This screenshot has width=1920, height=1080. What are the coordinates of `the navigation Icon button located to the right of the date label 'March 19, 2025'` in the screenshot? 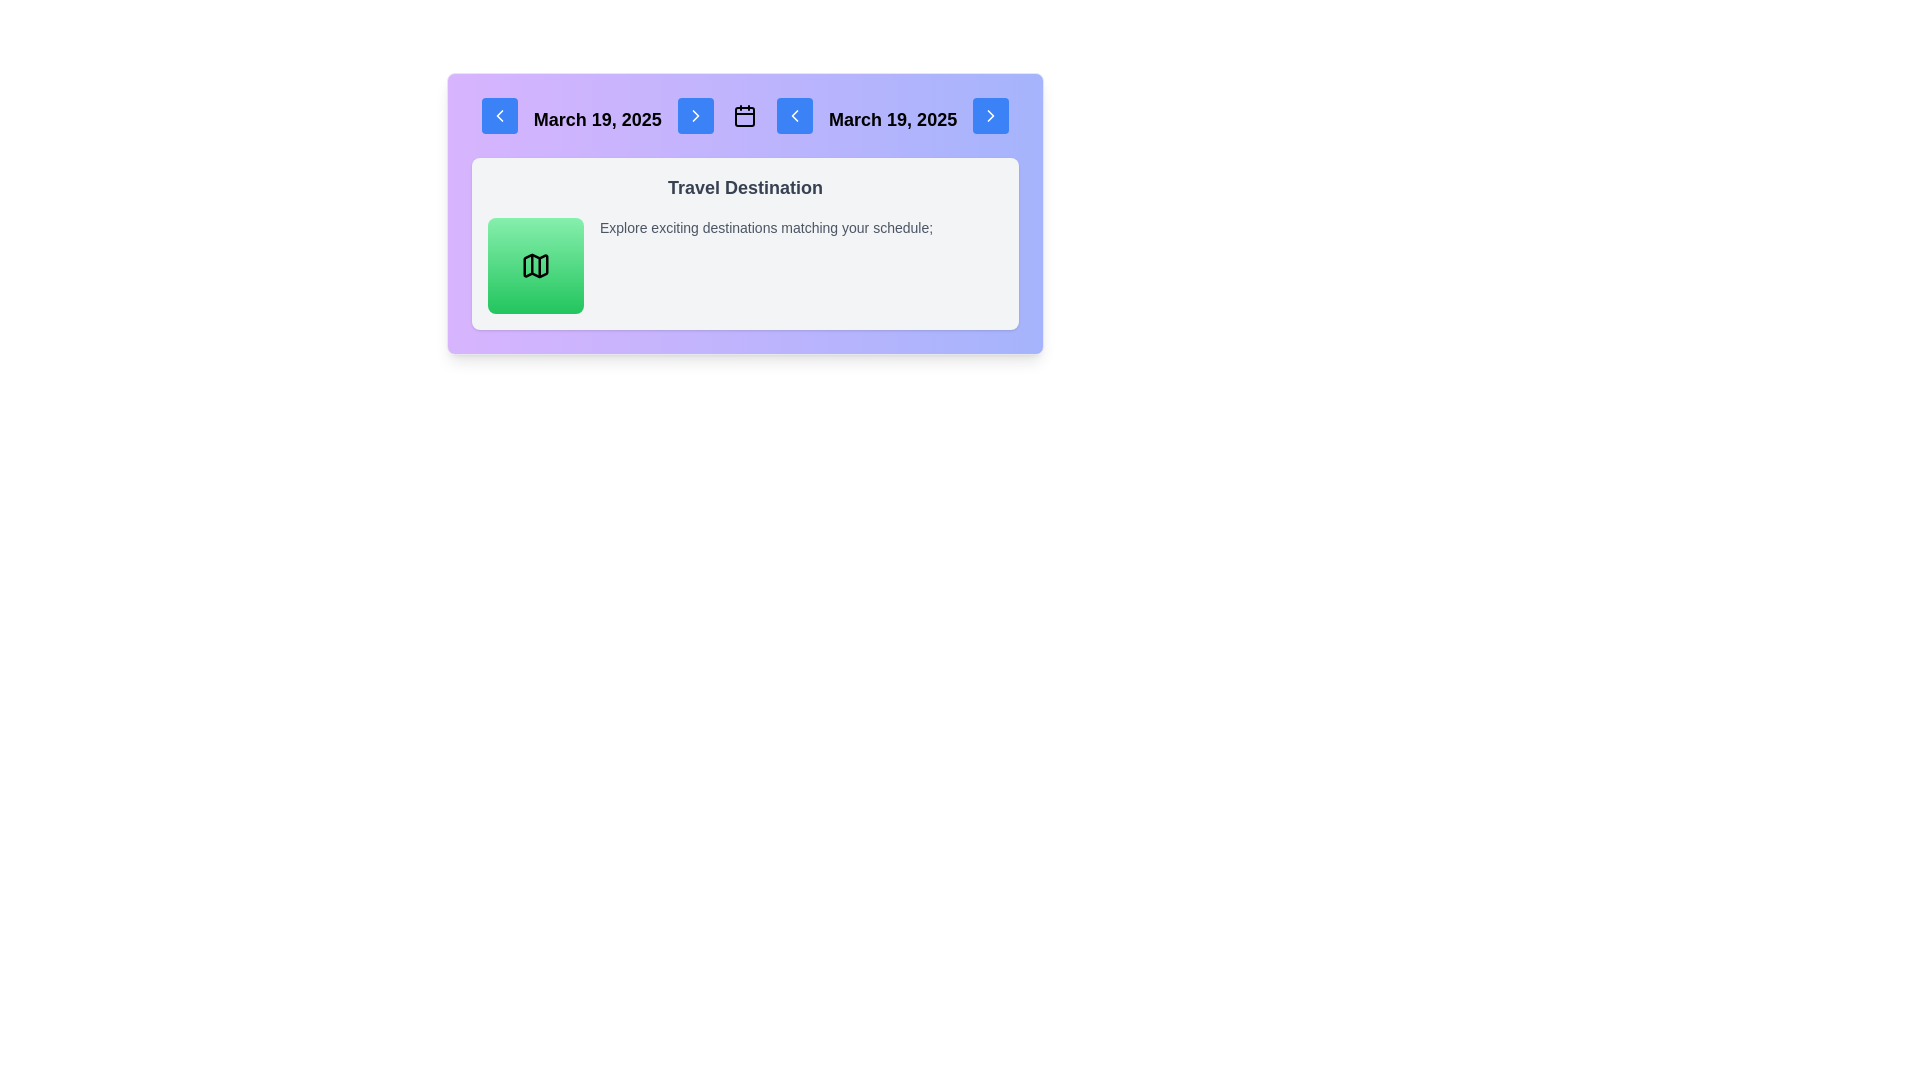 It's located at (695, 115).